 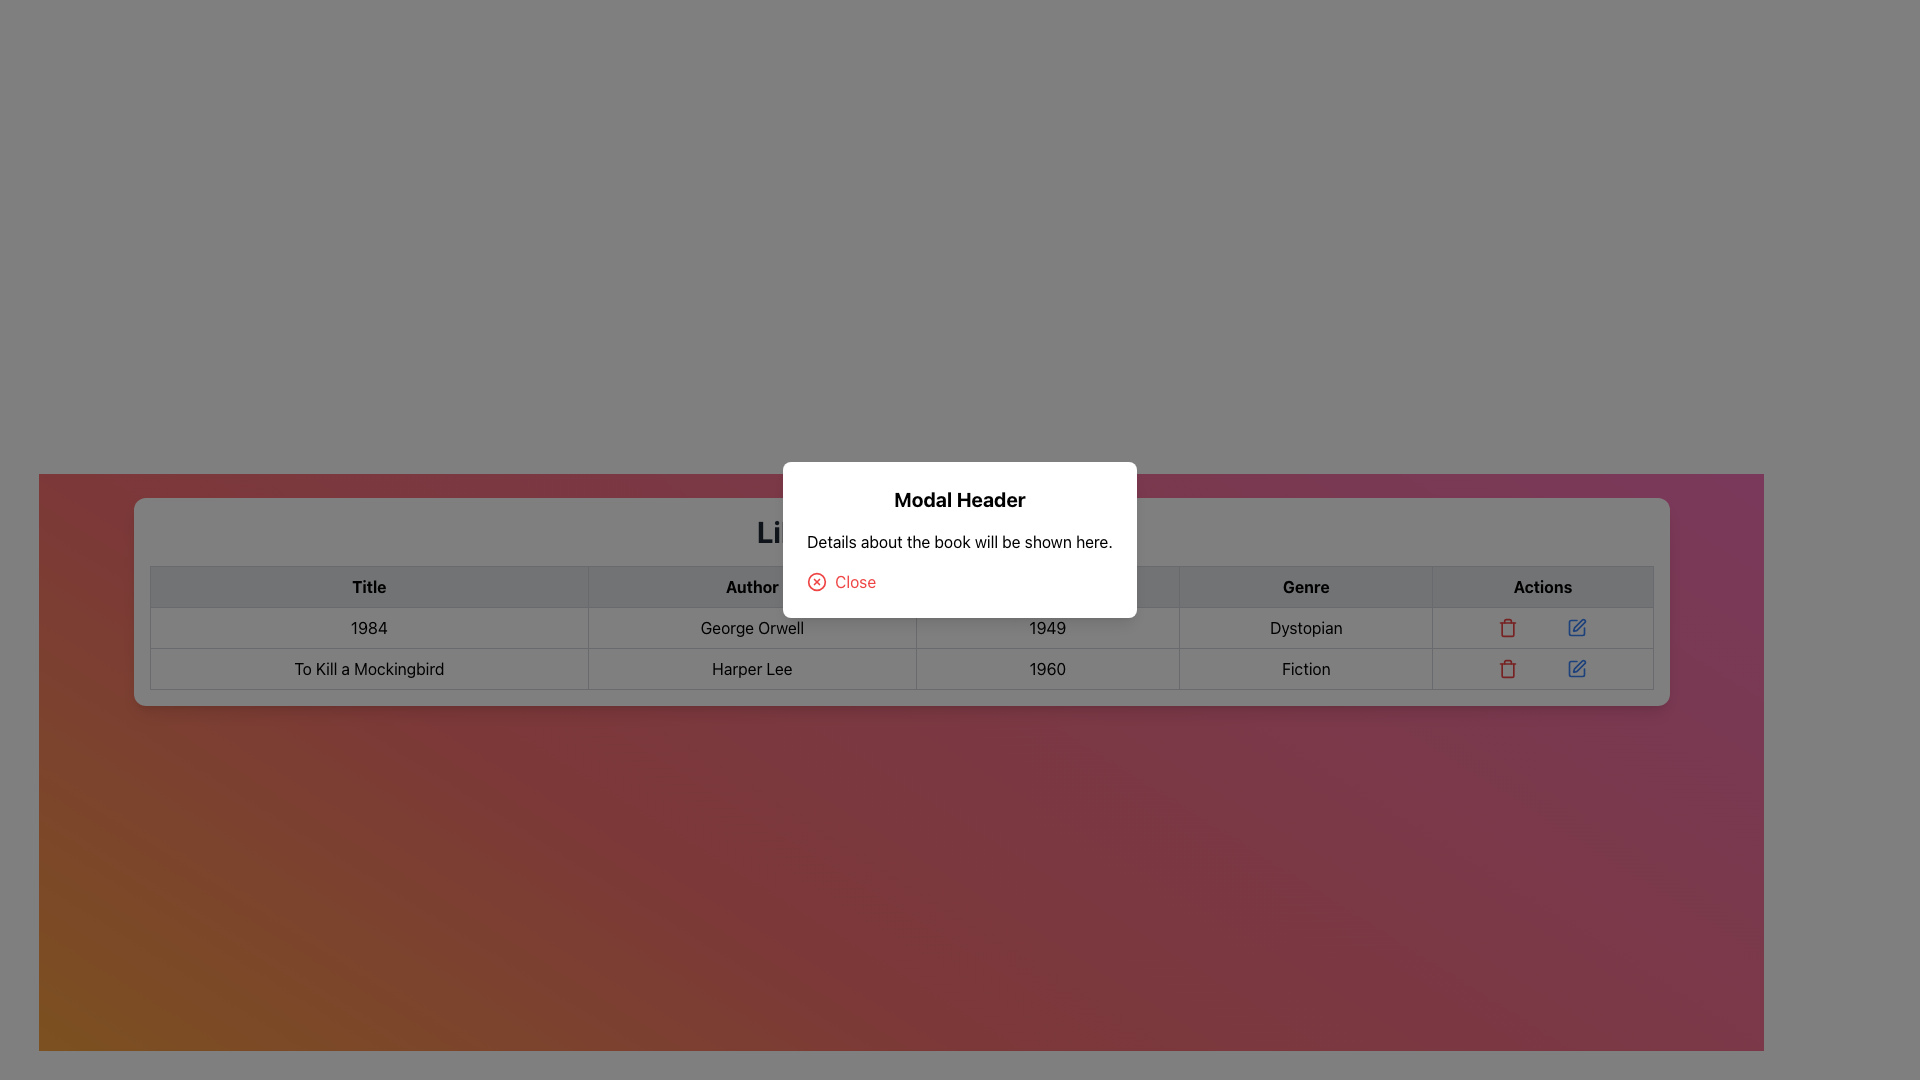 I want to click on the delete icon button located in the 'Actions' column of the table row for the book '1984', so click(x=1508, y=627).